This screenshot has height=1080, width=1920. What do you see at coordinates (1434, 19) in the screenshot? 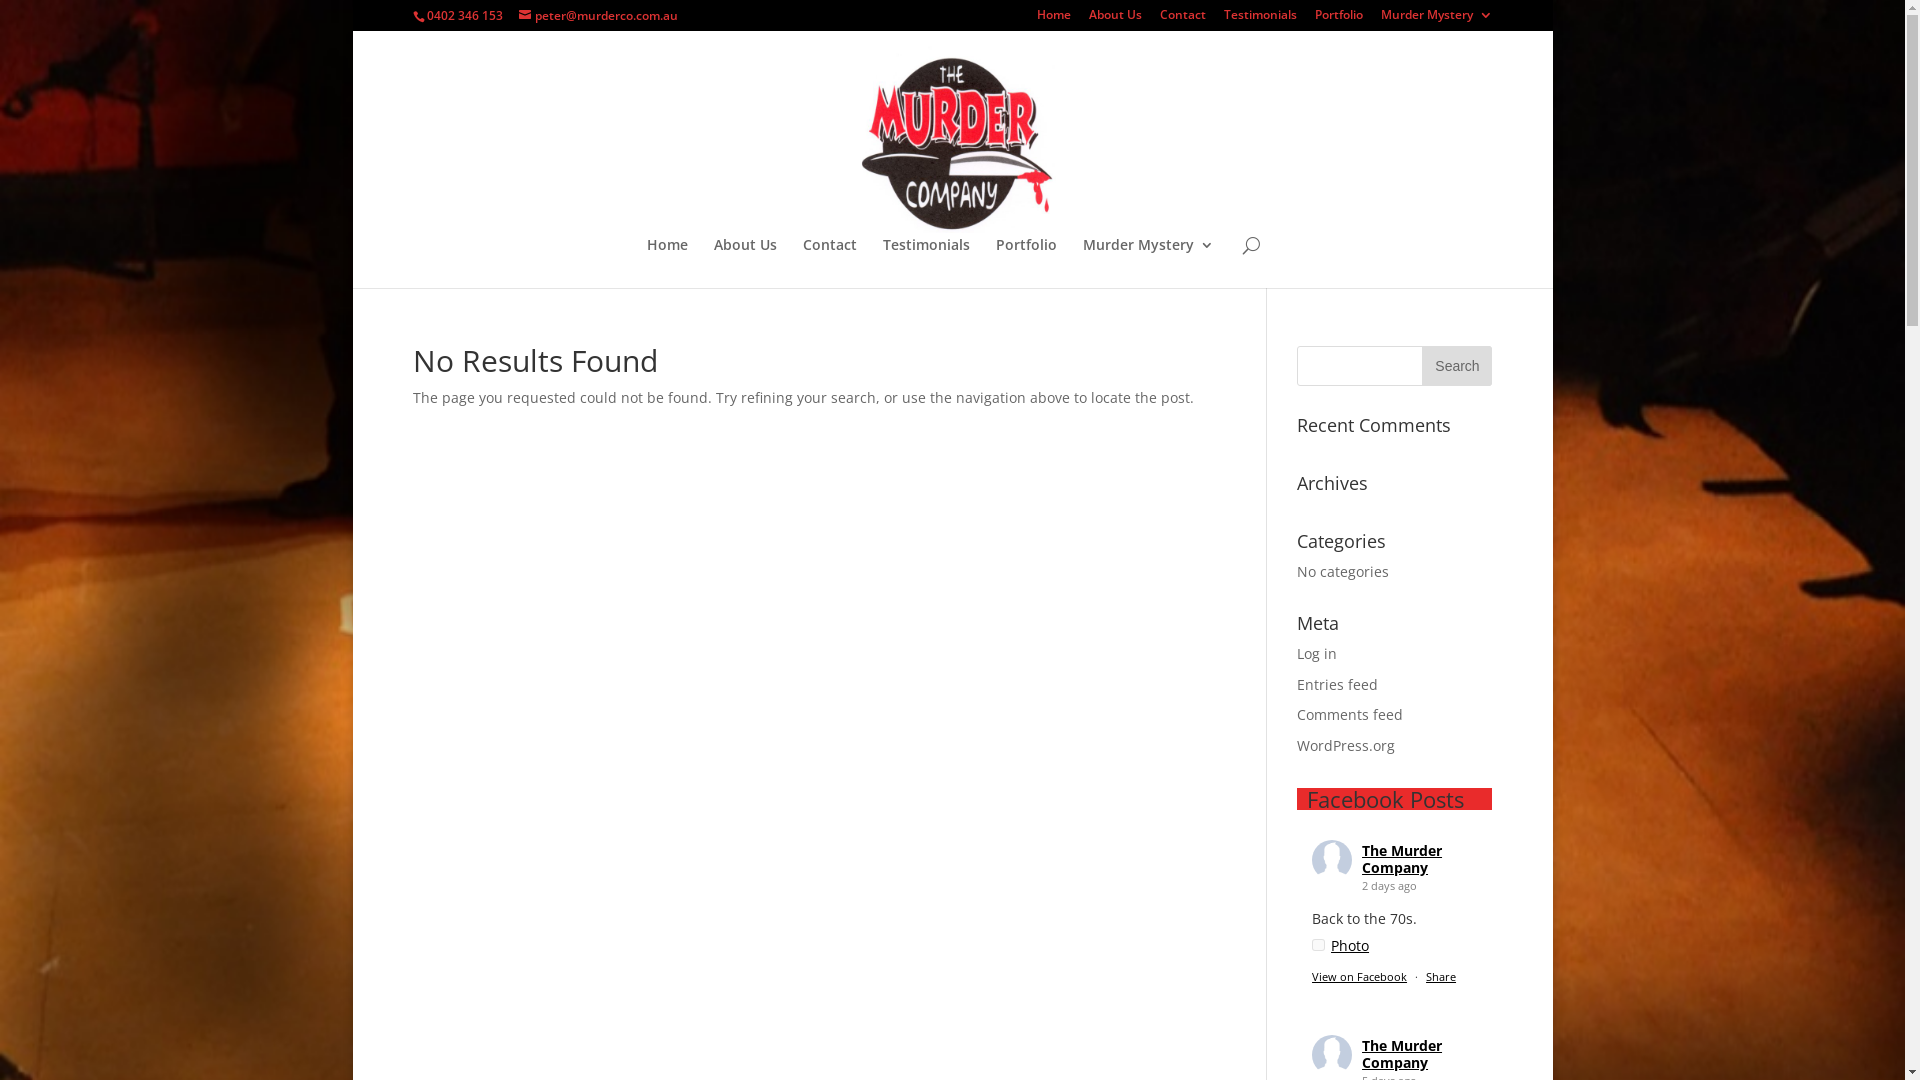
I see `'Murder Mystery'` at bounding box center [1434, 19].